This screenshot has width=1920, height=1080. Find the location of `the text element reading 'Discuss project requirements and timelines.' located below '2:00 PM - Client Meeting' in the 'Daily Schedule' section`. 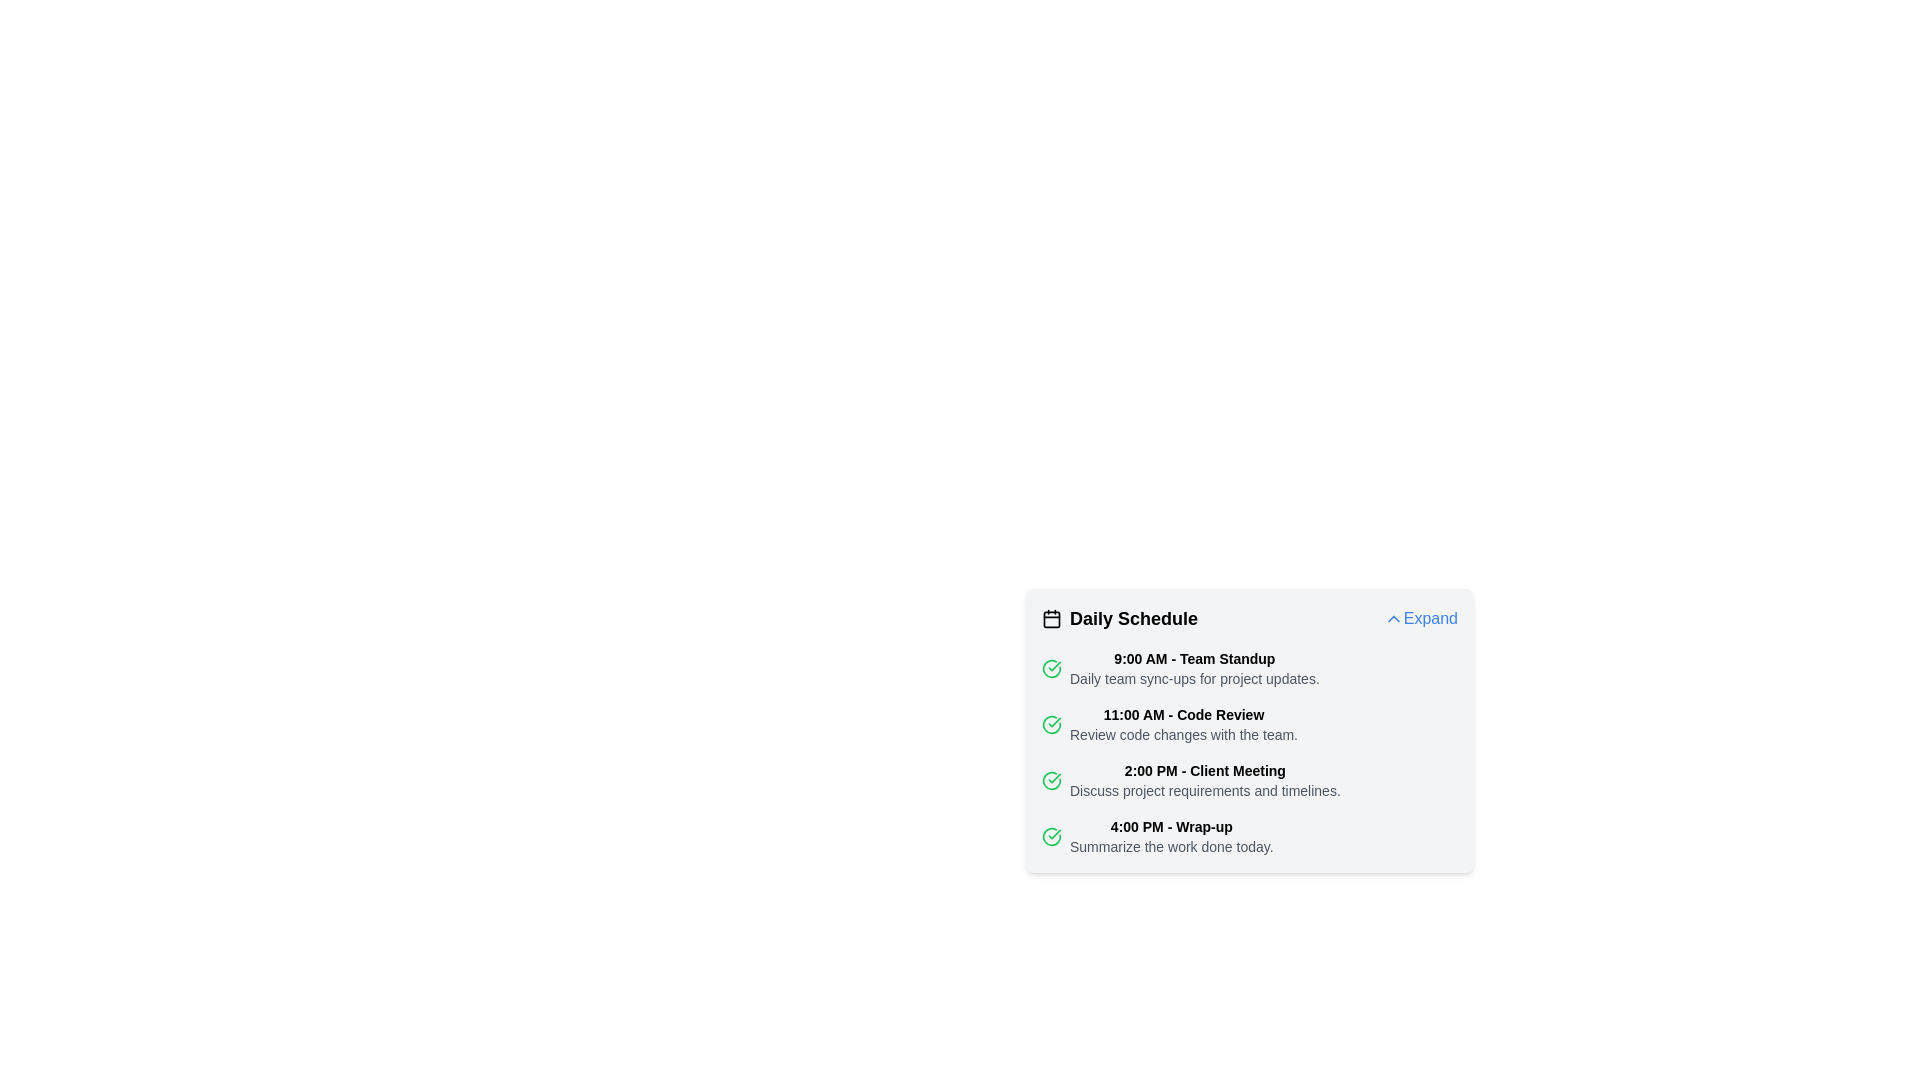

the text element reading 'Discuss project requirements and timelines.' located below '2:00 PM - Client Meeting' in the 'Daily Schedule' section is located at coordinates (1204, 789).